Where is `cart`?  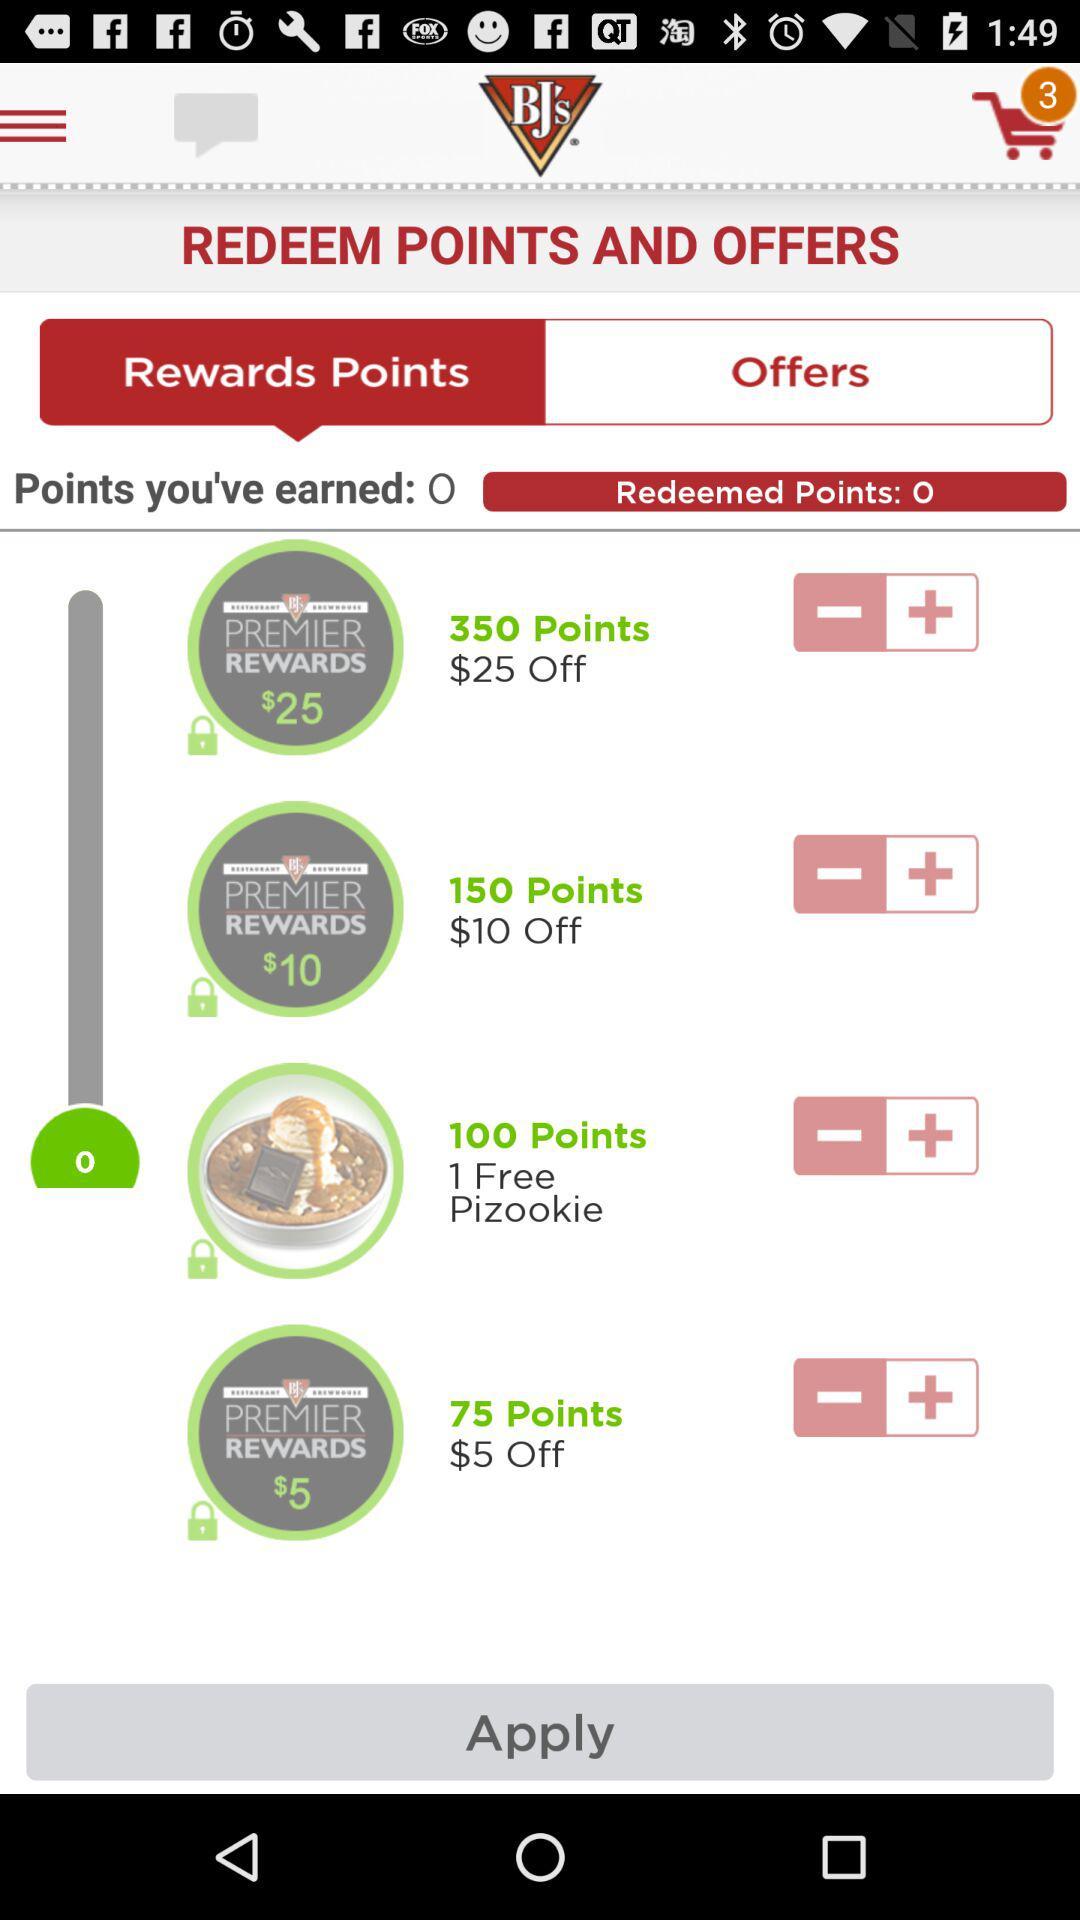 cart is located at coordinates (1019, 124).